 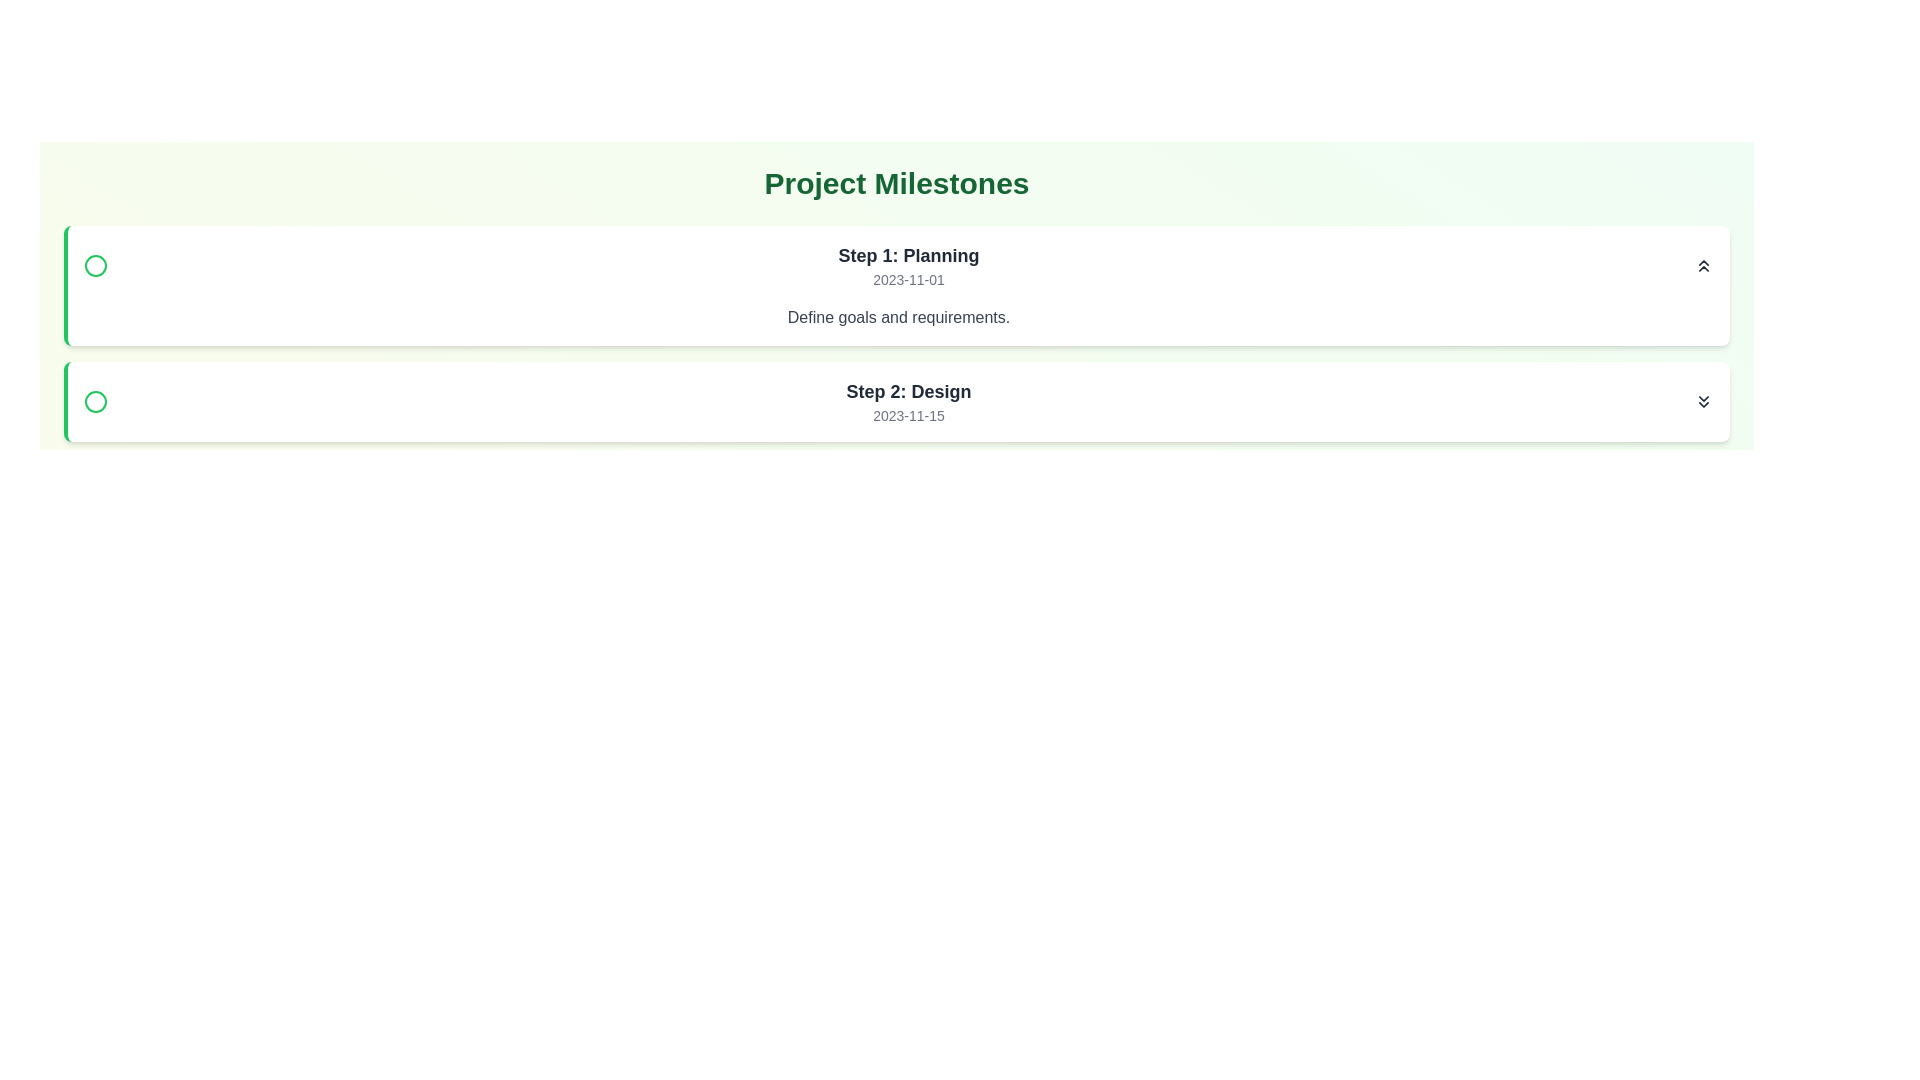 I want to click on the medium-sized green circular outline icon located to the immediate left of the text 'Step 1: Planning', so click(x=95, y=265).